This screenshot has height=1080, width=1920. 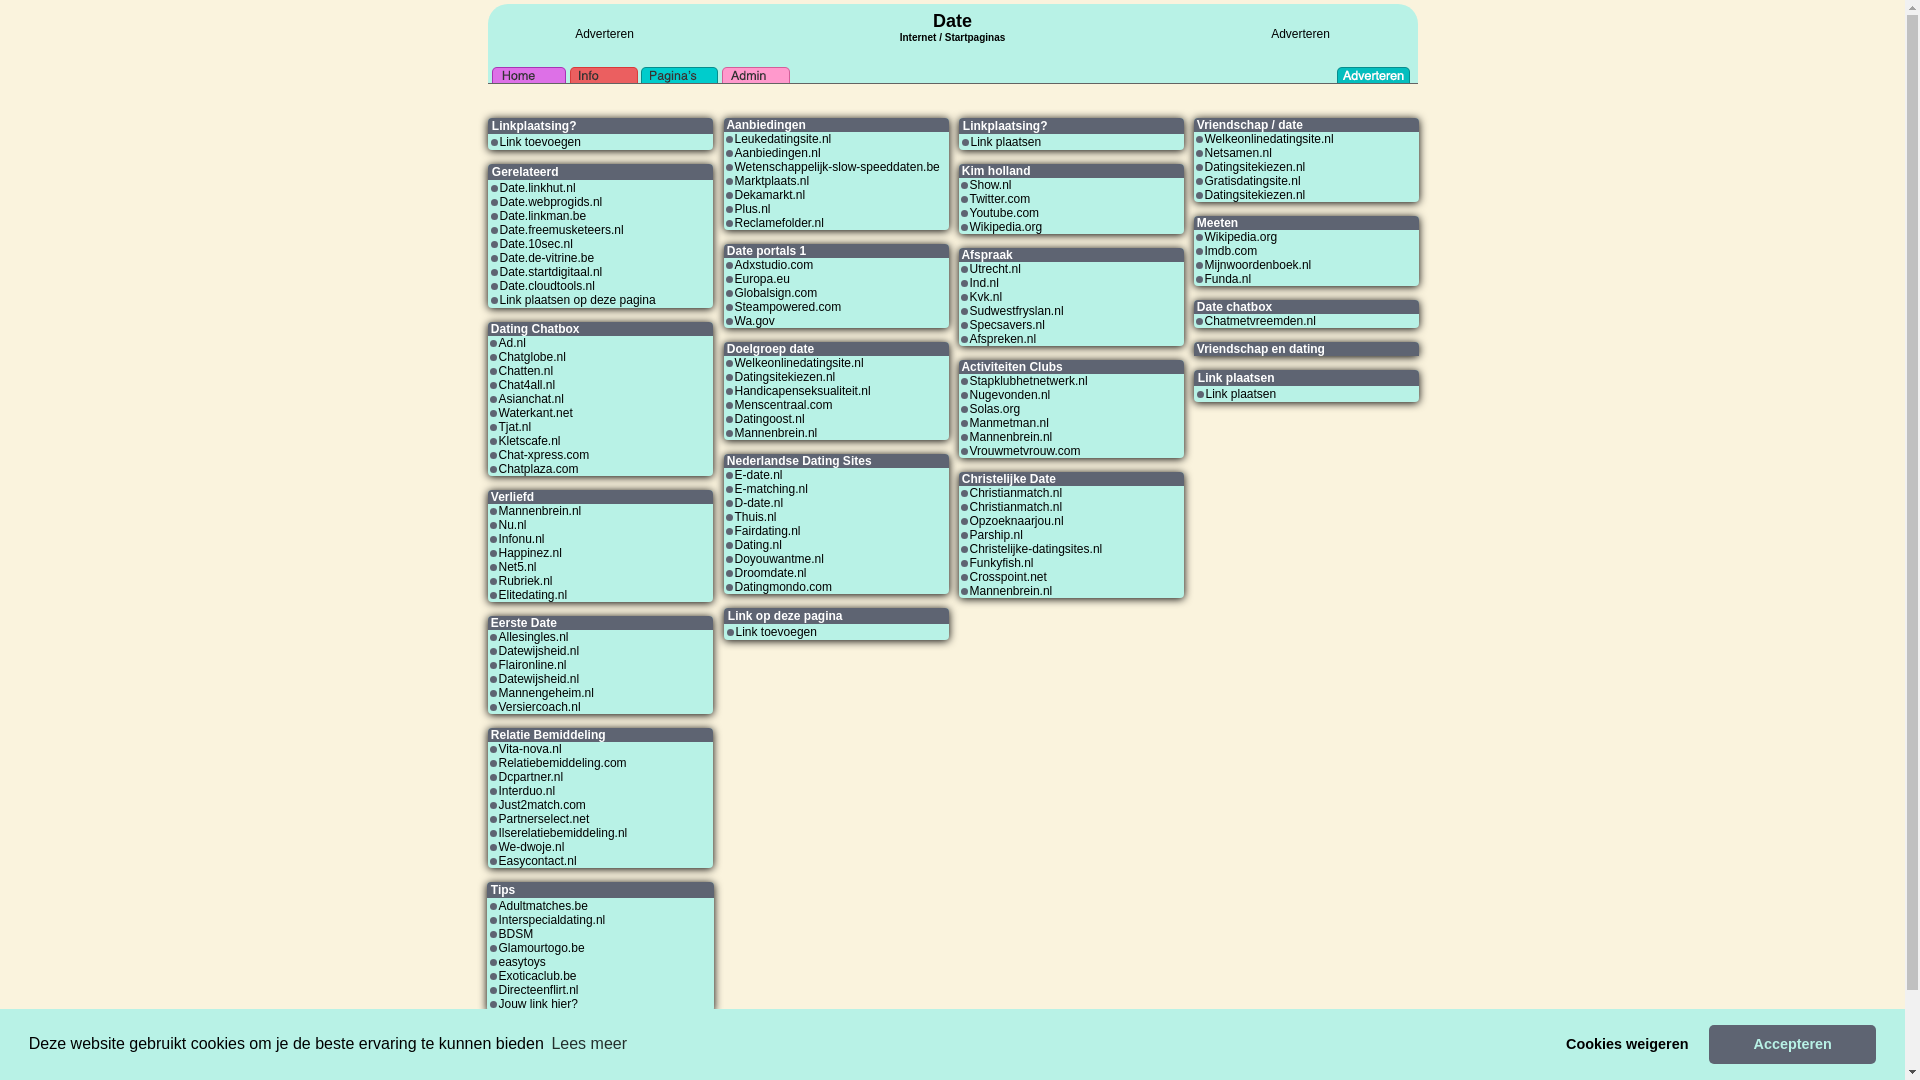 What do you see at coordinates (969, 505) in the screenshot?
I see `'Christianmatch.nl'` at bounding box center [969, 505].